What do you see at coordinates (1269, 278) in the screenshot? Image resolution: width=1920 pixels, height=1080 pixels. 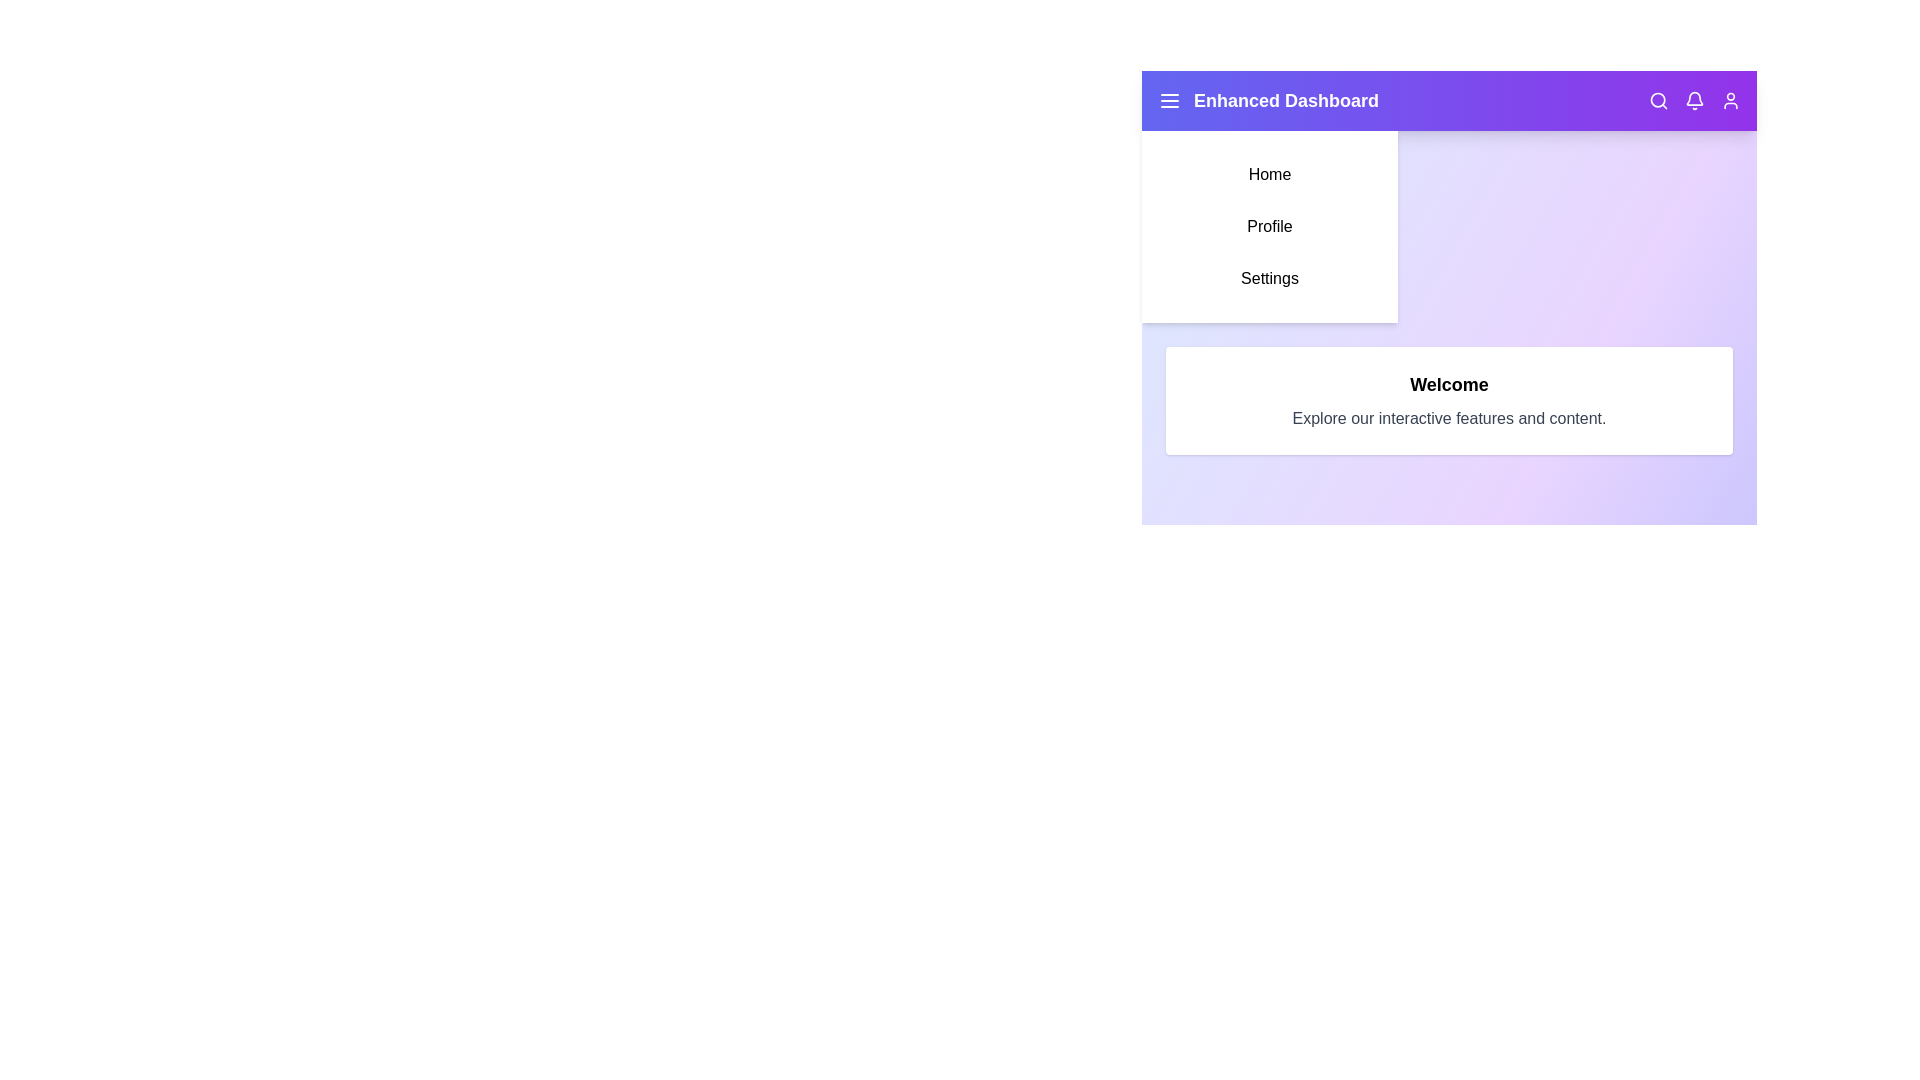 I see `the 'Settings' menu item` at bounding box center [1269, 278].